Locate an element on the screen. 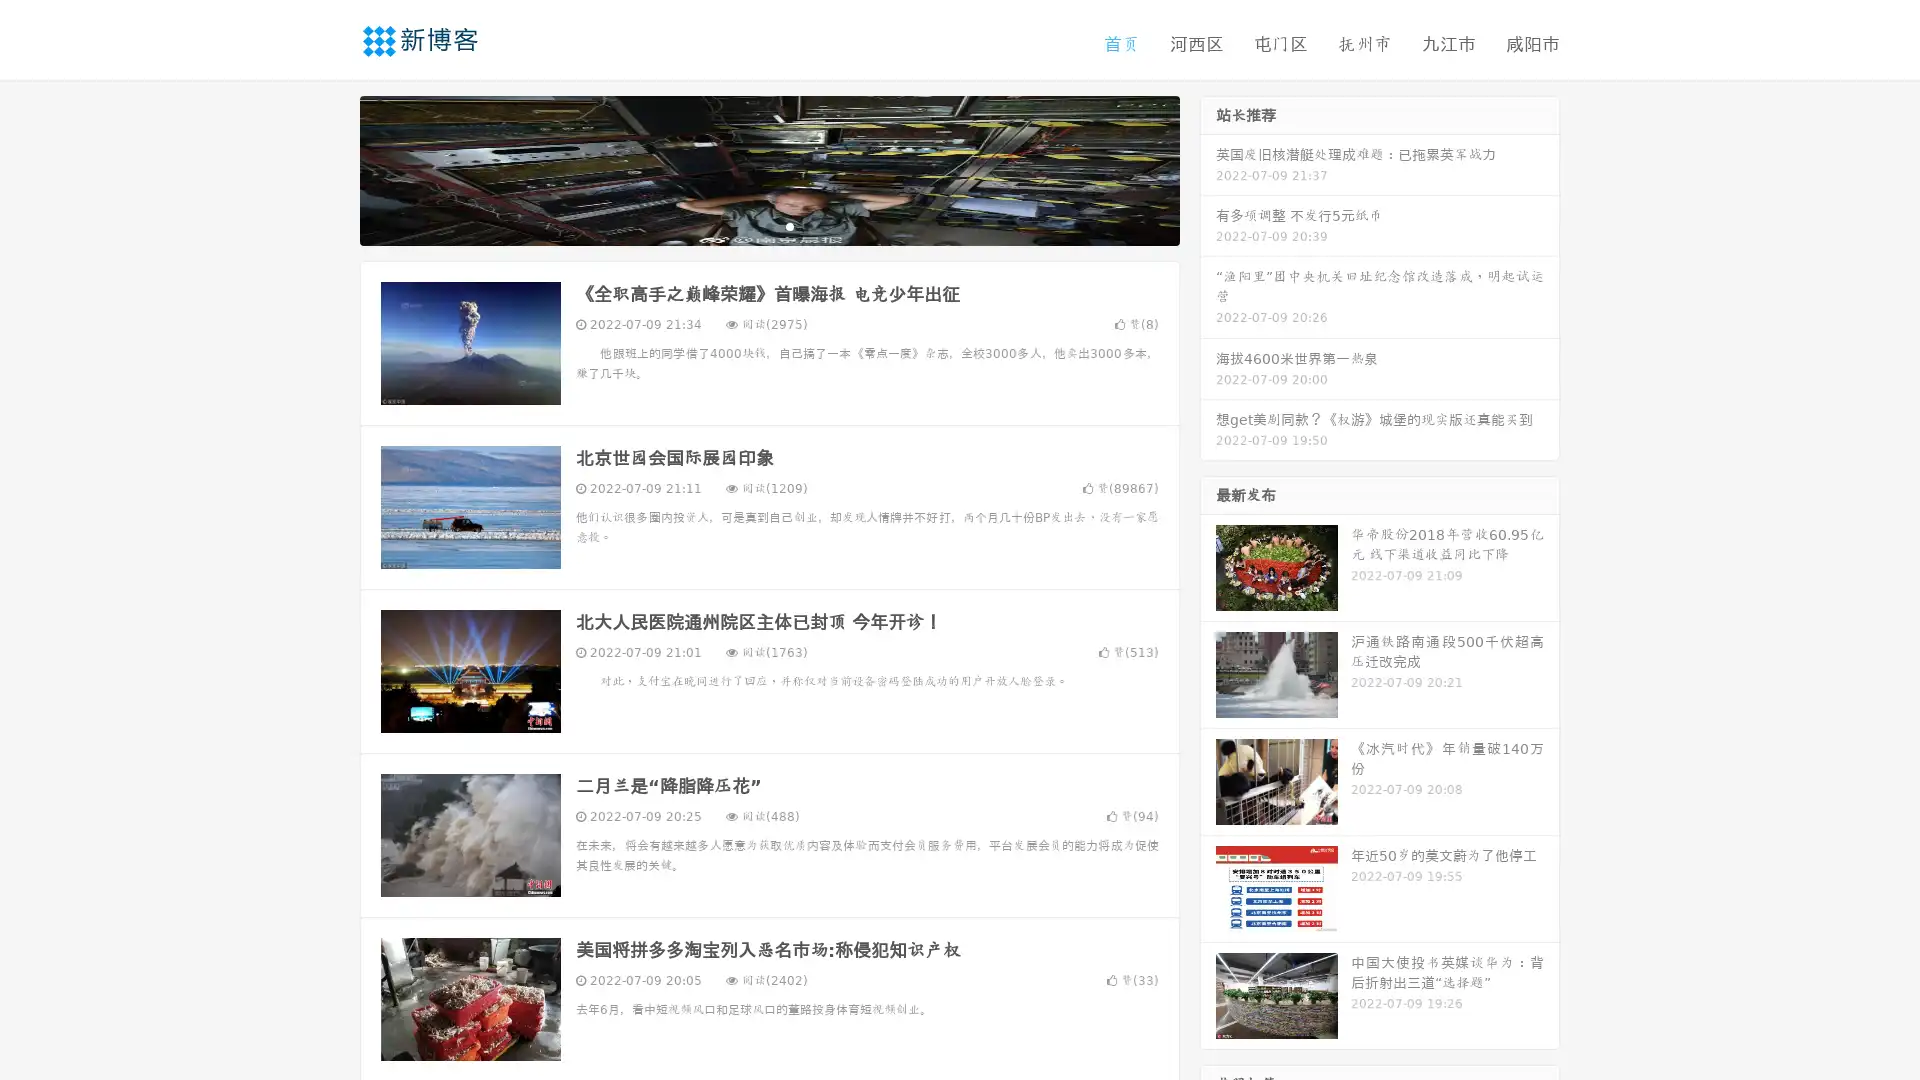  Go to slide 2 is located at coordinates (768, 225).